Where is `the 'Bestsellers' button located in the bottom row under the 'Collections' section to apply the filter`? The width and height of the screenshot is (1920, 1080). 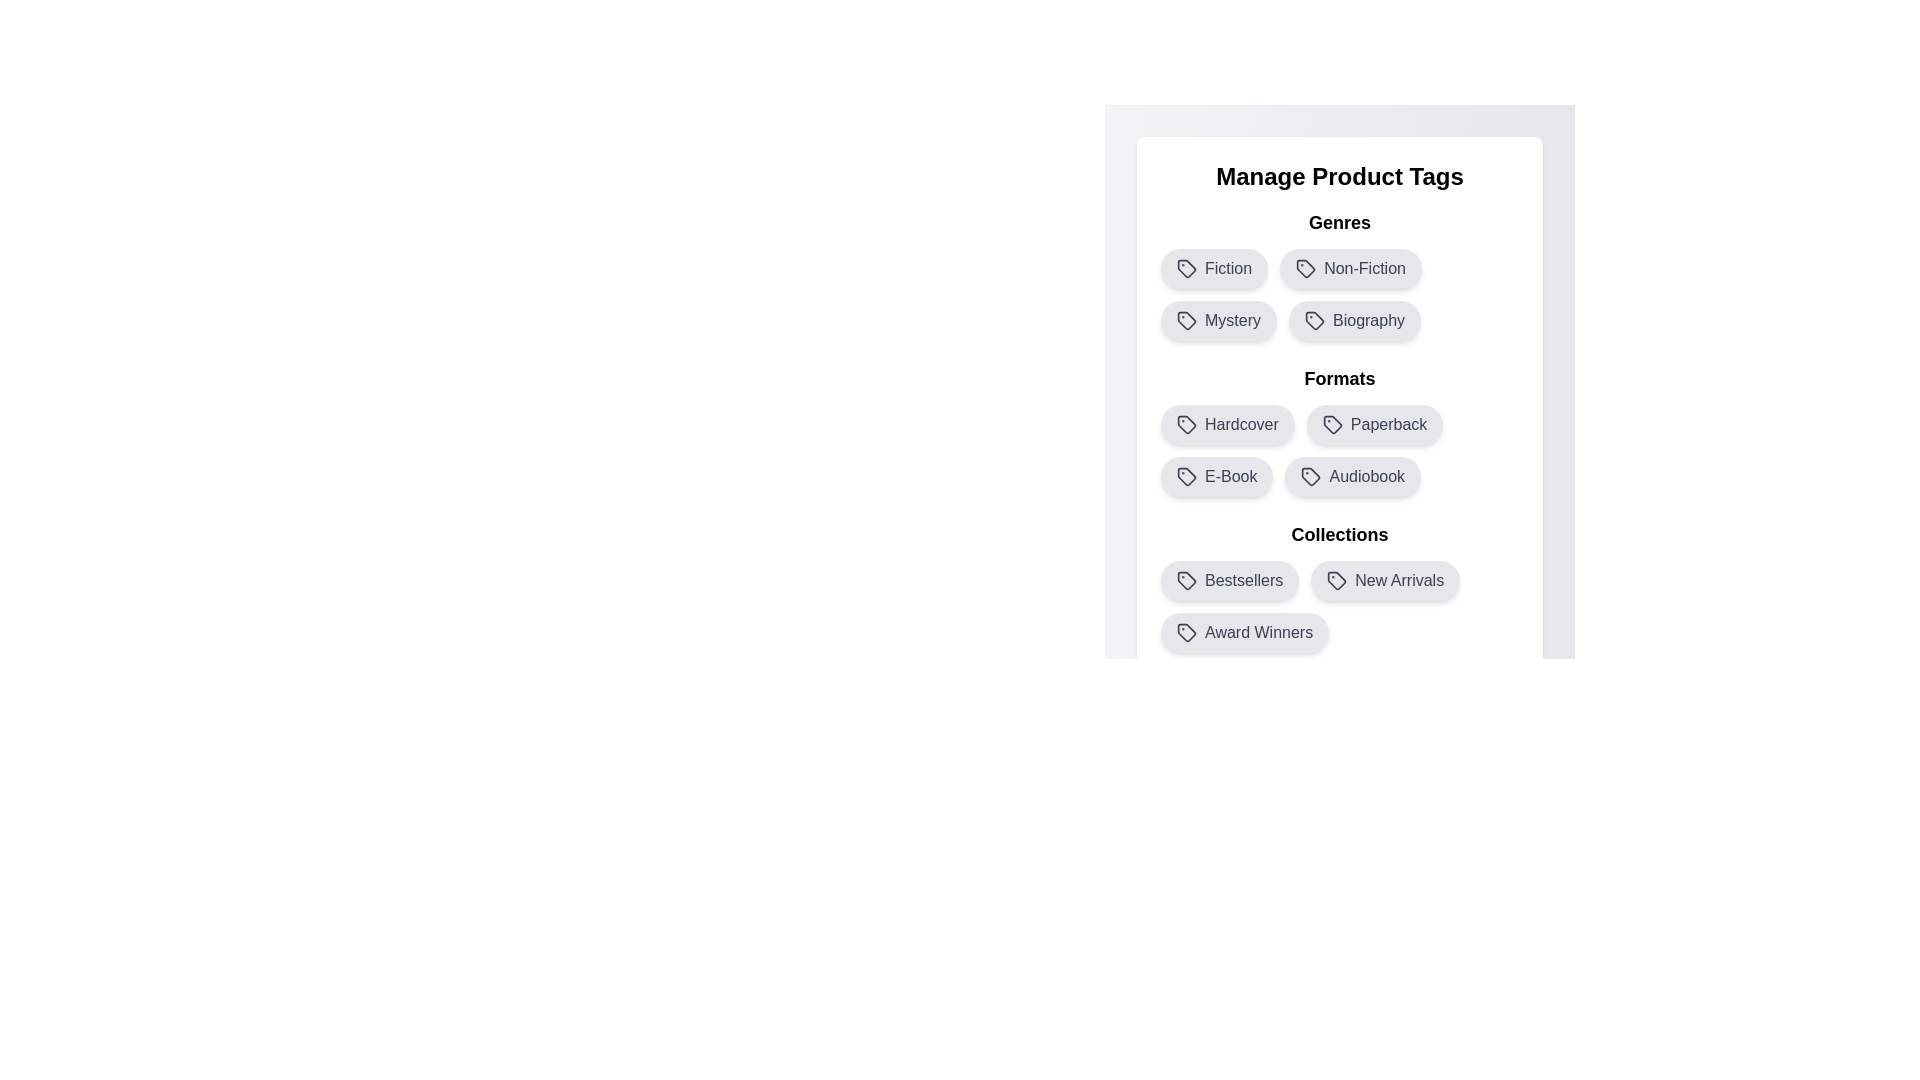
the 'Bestsellers' button located in the bottom row under the 'Collections' section to apply the filter is located at coordinates (1228, 581).